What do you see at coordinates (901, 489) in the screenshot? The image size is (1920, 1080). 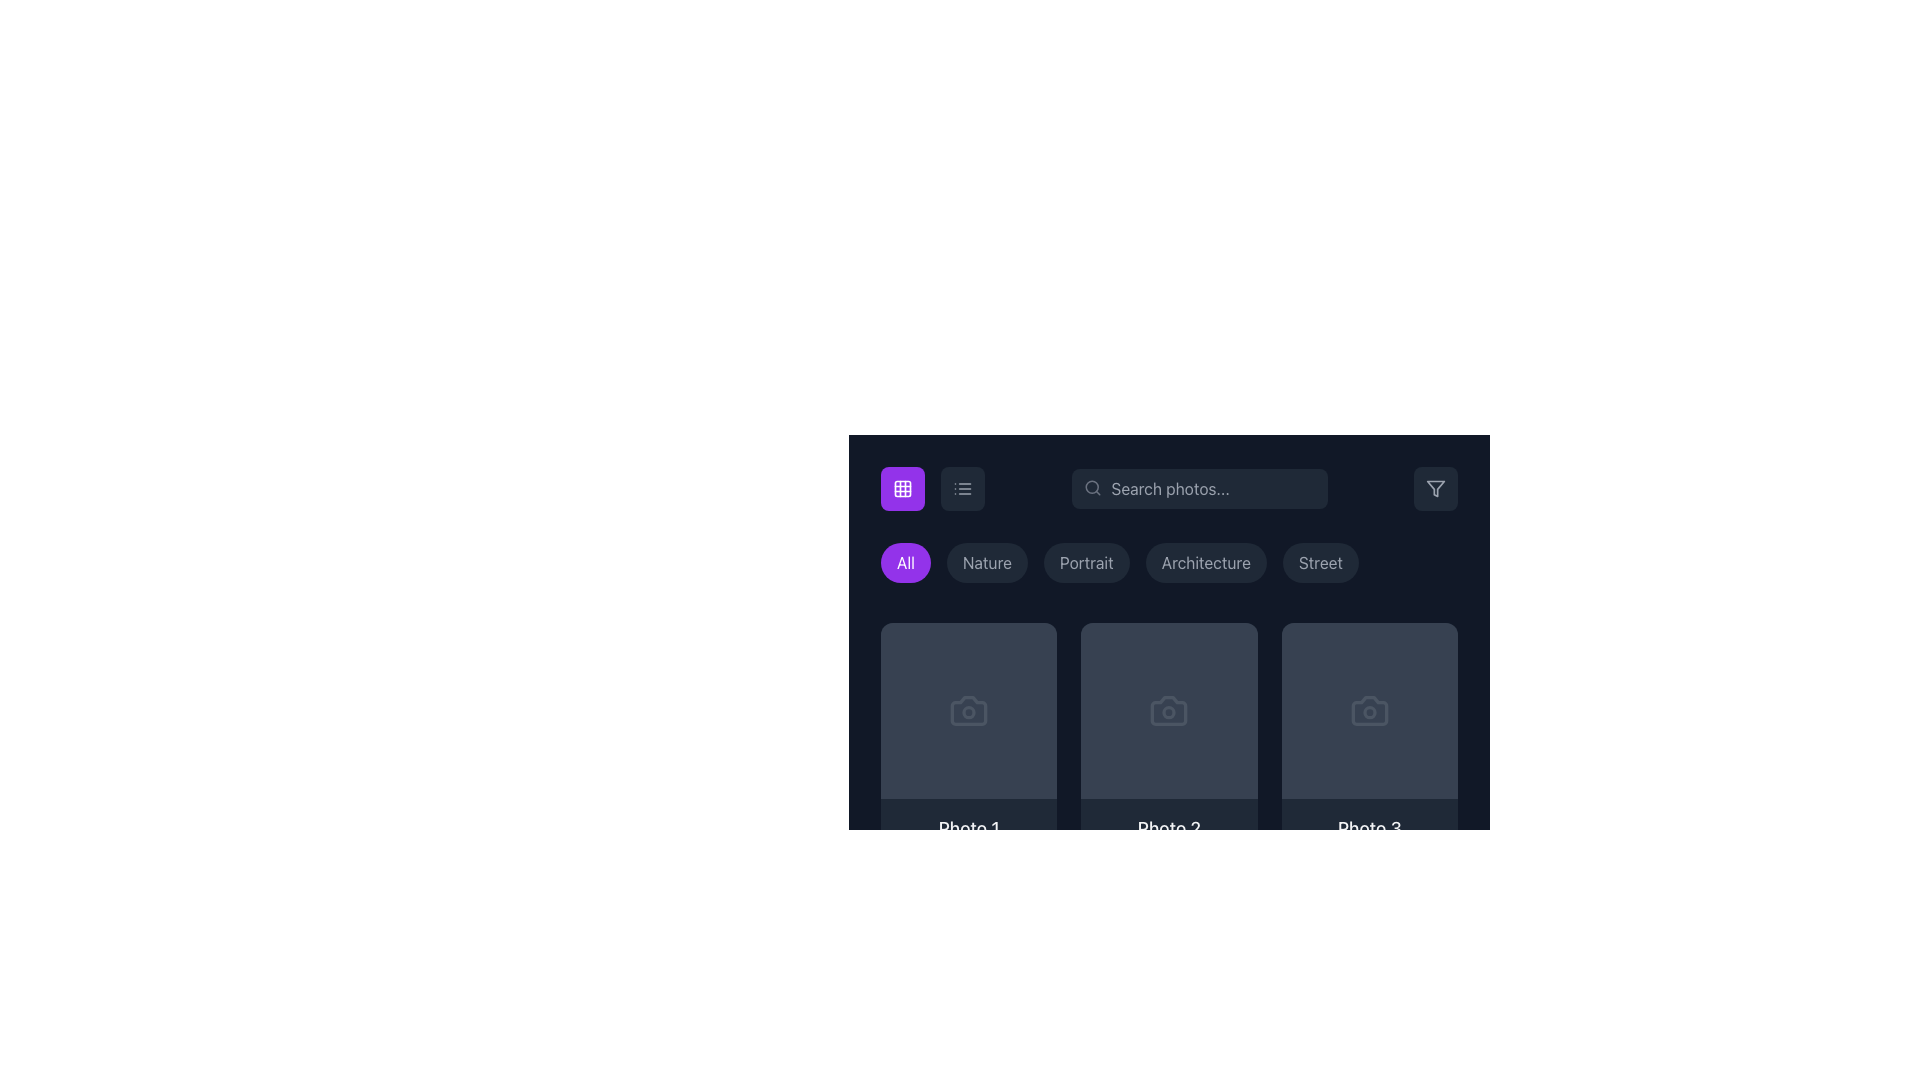 I see `the grid icon located at the top-left section of the dark-themed interface` at bounding box center [901, 489].